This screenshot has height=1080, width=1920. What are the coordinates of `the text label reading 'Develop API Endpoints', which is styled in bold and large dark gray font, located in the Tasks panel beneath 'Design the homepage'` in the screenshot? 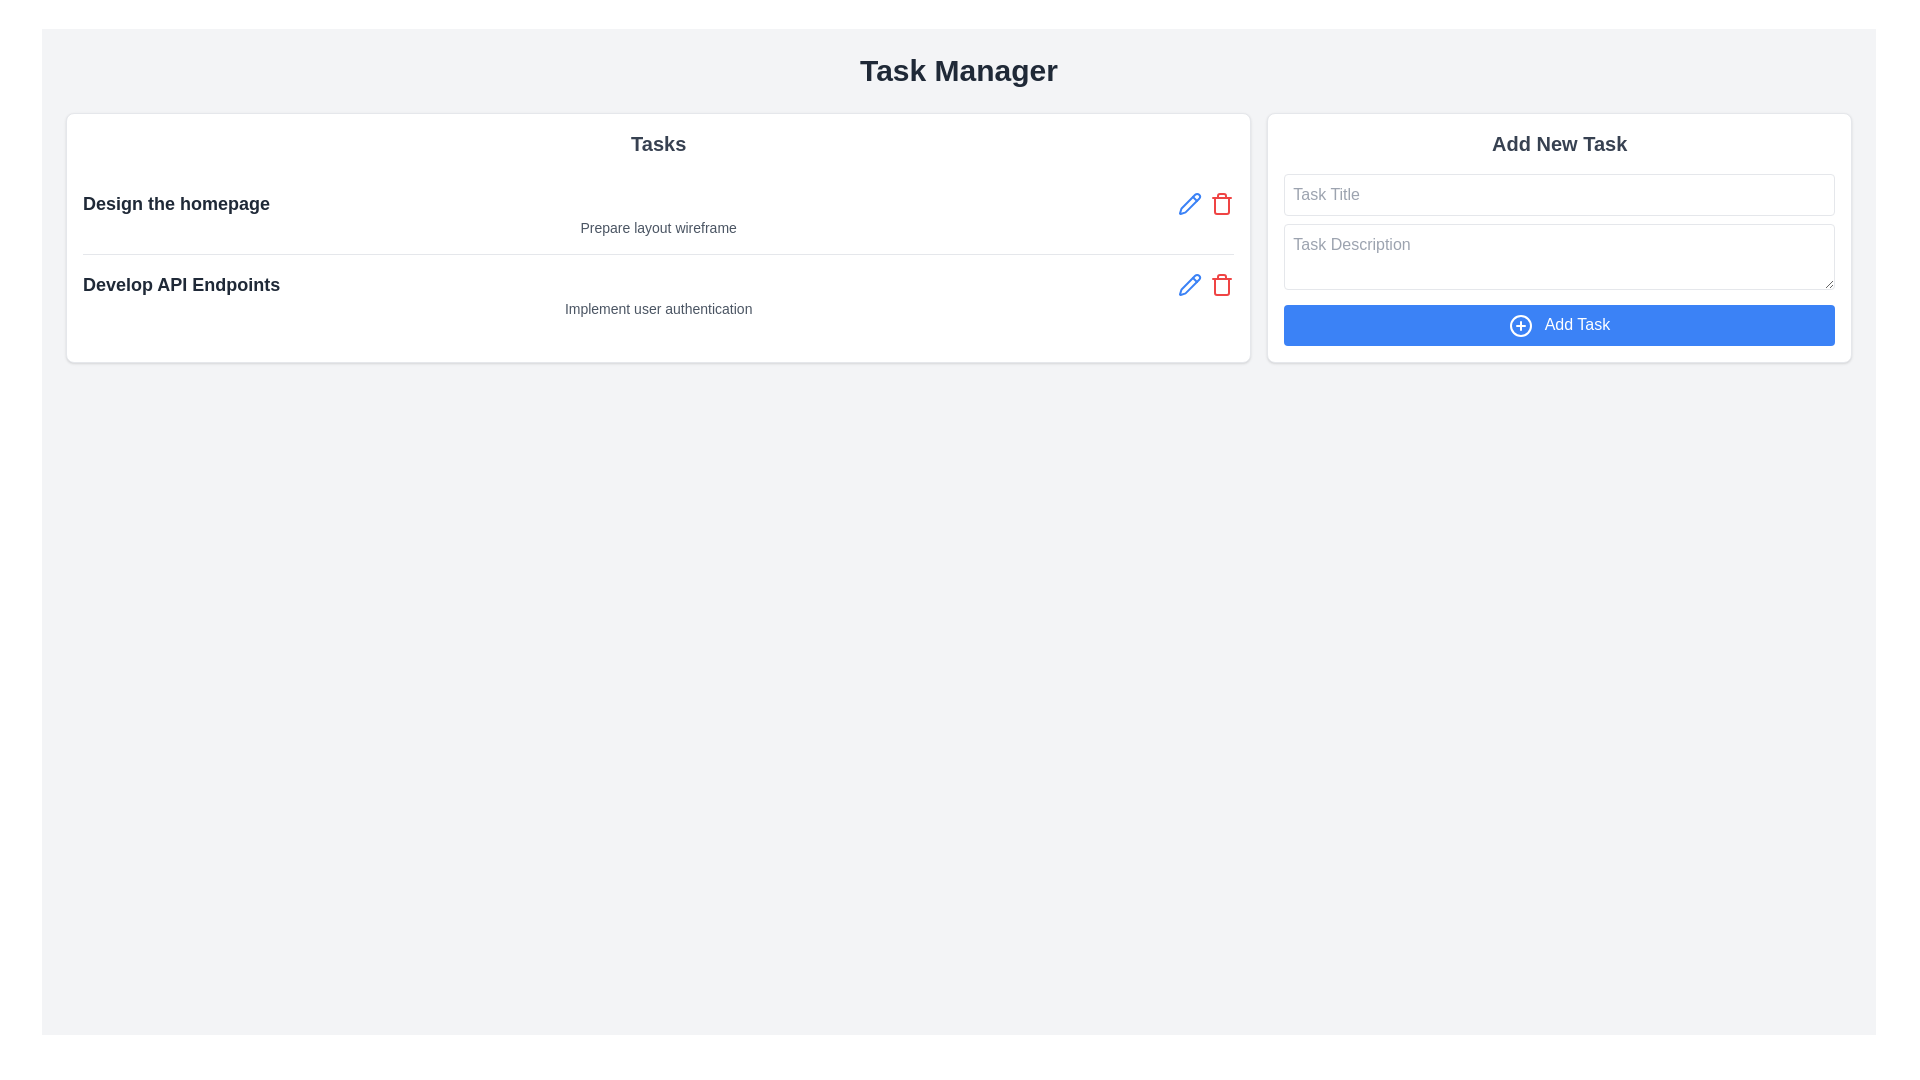 It's located at (181, 285).